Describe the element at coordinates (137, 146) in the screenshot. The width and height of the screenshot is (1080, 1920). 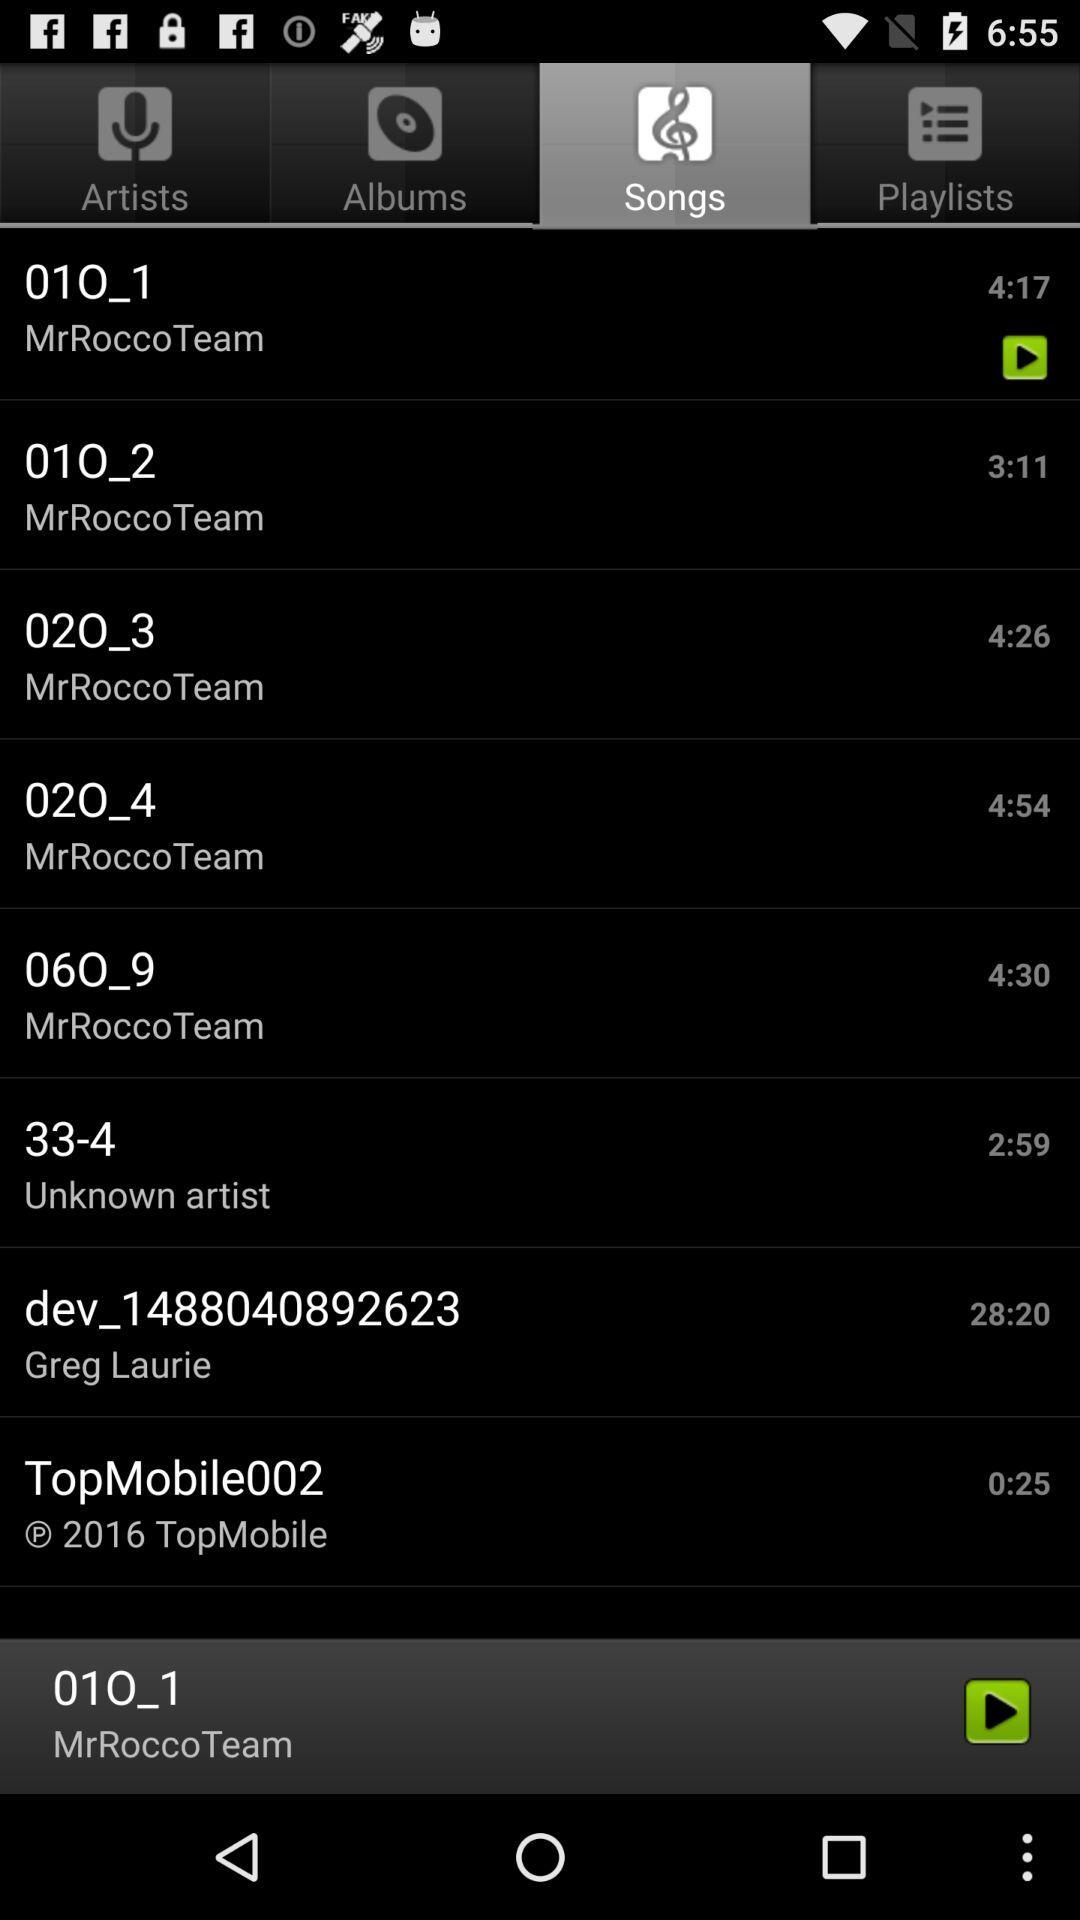
I see `artists` at that location.